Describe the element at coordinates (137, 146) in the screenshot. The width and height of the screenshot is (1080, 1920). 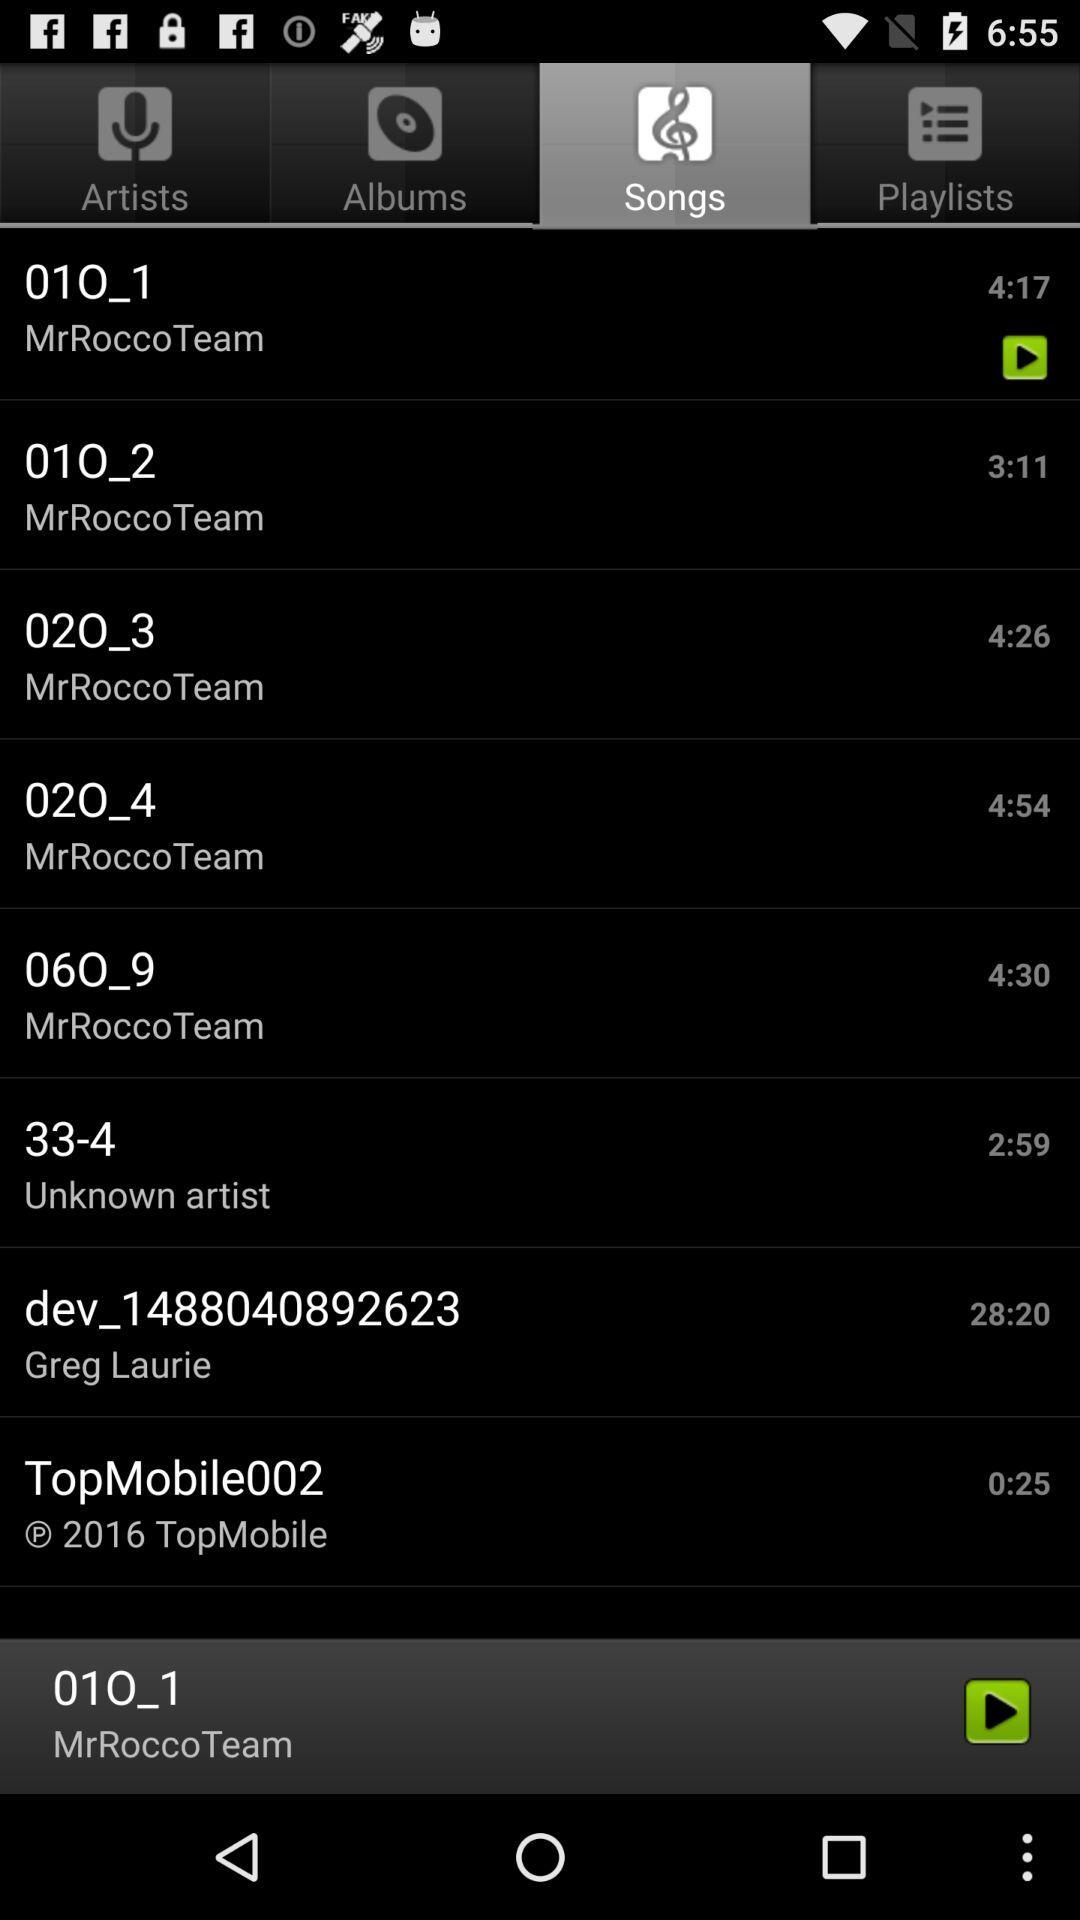
I see `artists` at that location.